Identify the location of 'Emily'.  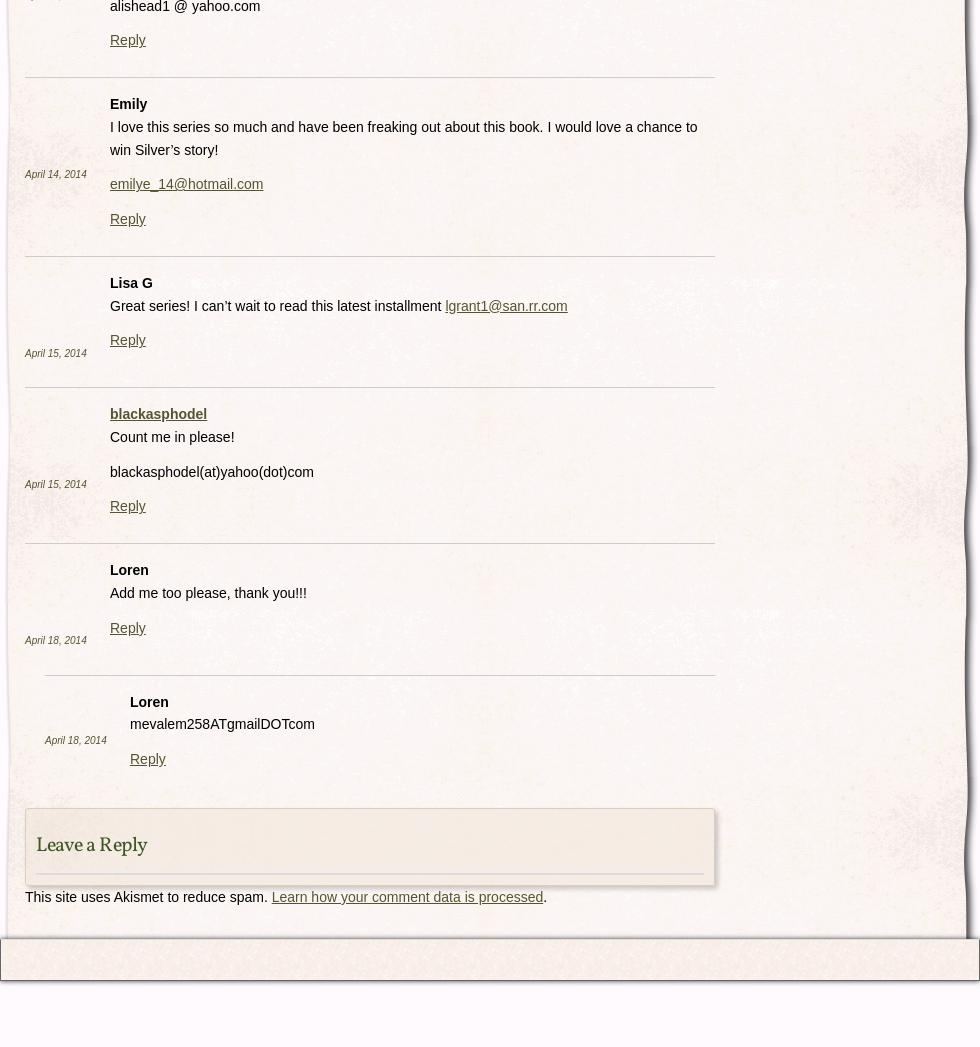
(128, 102).